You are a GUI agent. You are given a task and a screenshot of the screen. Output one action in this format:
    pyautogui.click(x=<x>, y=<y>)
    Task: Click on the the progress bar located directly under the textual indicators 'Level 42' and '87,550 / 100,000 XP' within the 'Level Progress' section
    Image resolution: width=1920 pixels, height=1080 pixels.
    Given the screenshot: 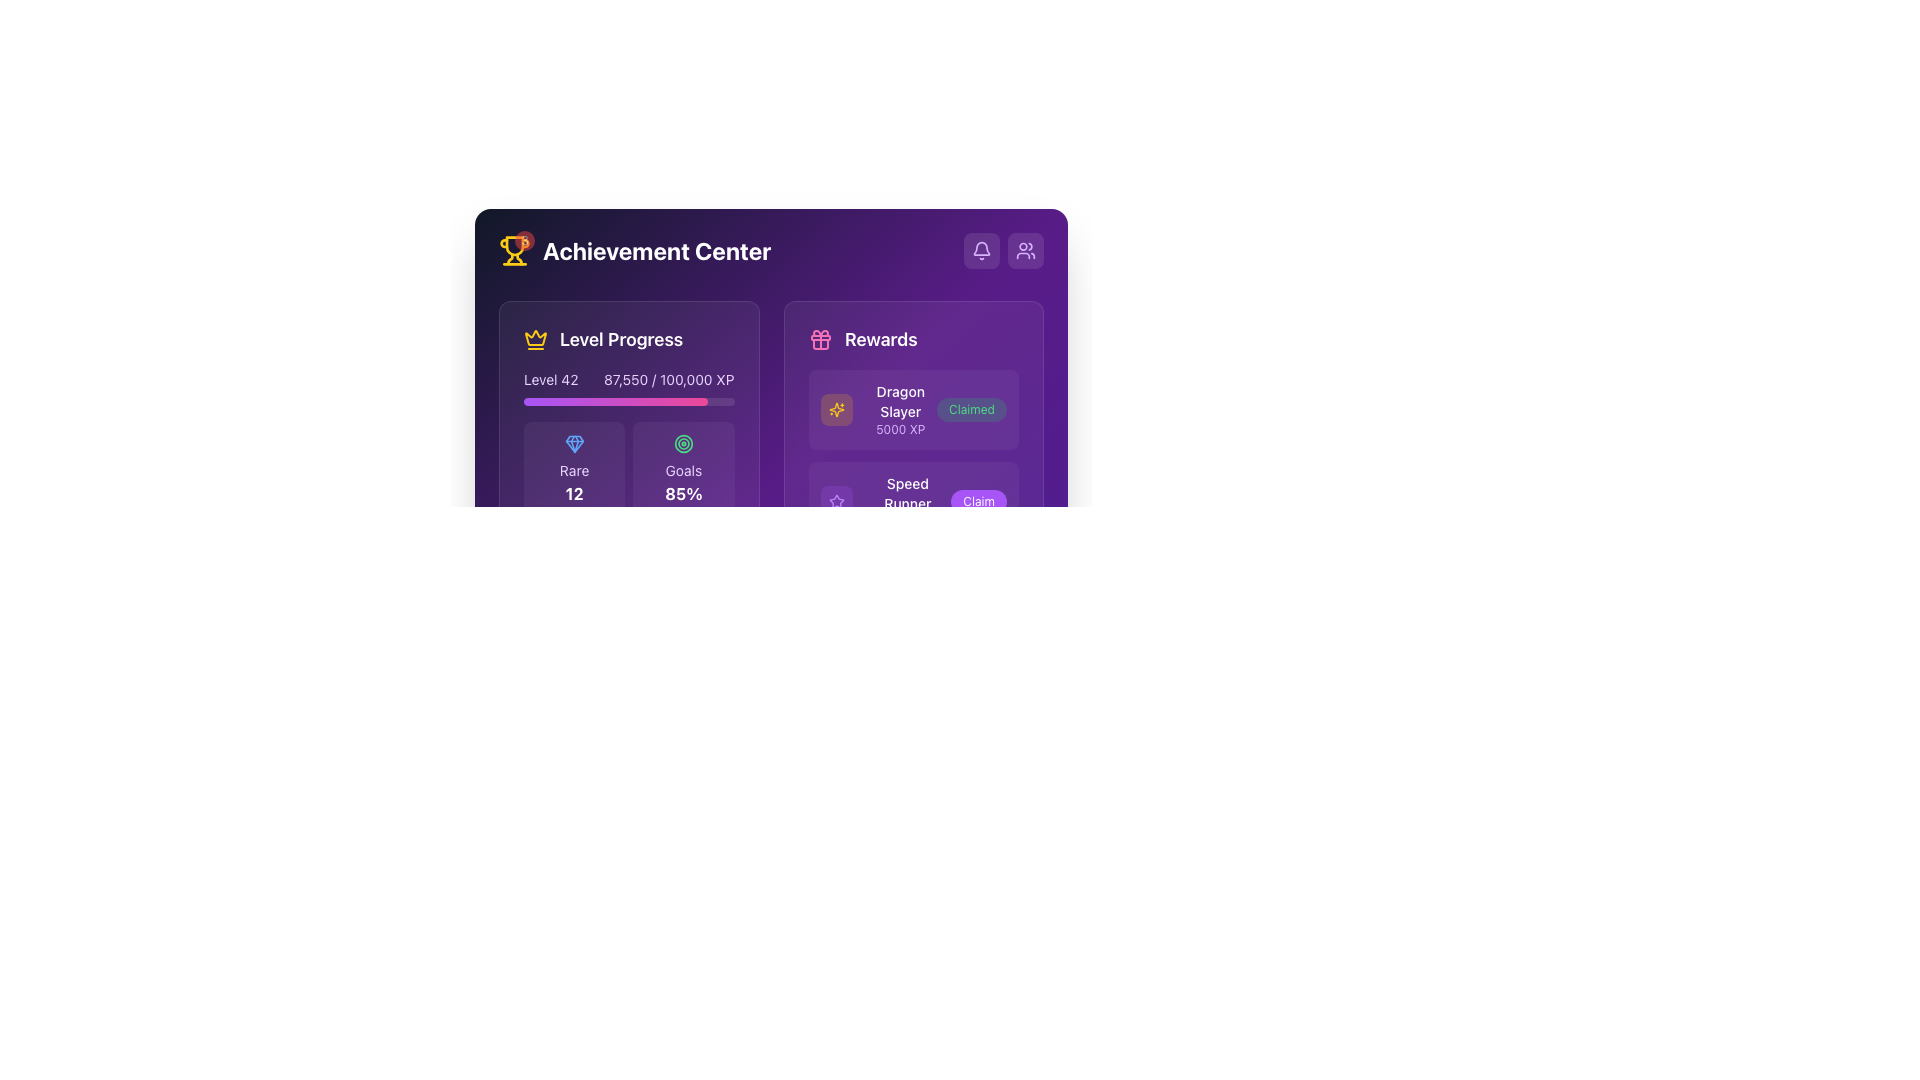 What is the action you would take?
    pyautogui.click(x=628, y=401)
    